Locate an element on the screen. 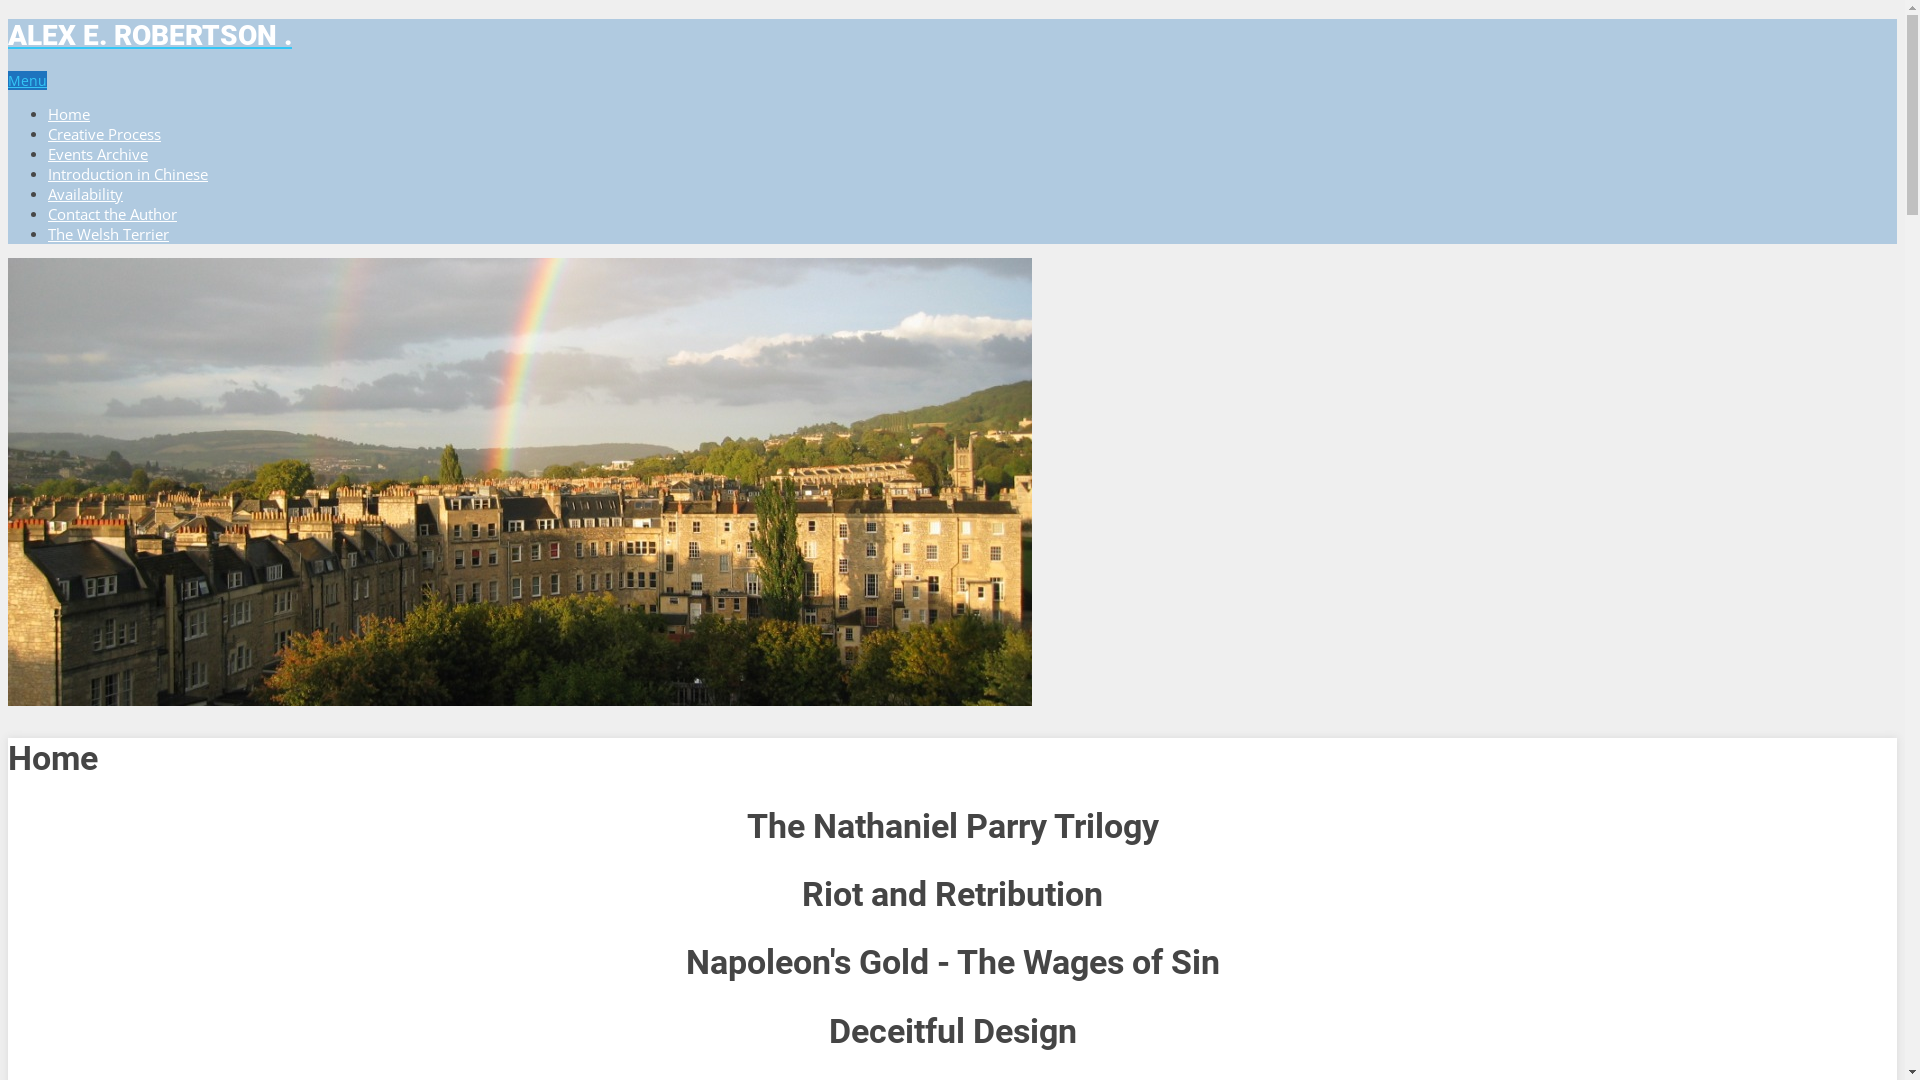 This screenshot has width=1920, height=1080. 'ALEX E. ROBERTSON .' is located at coordinates (951, 35).